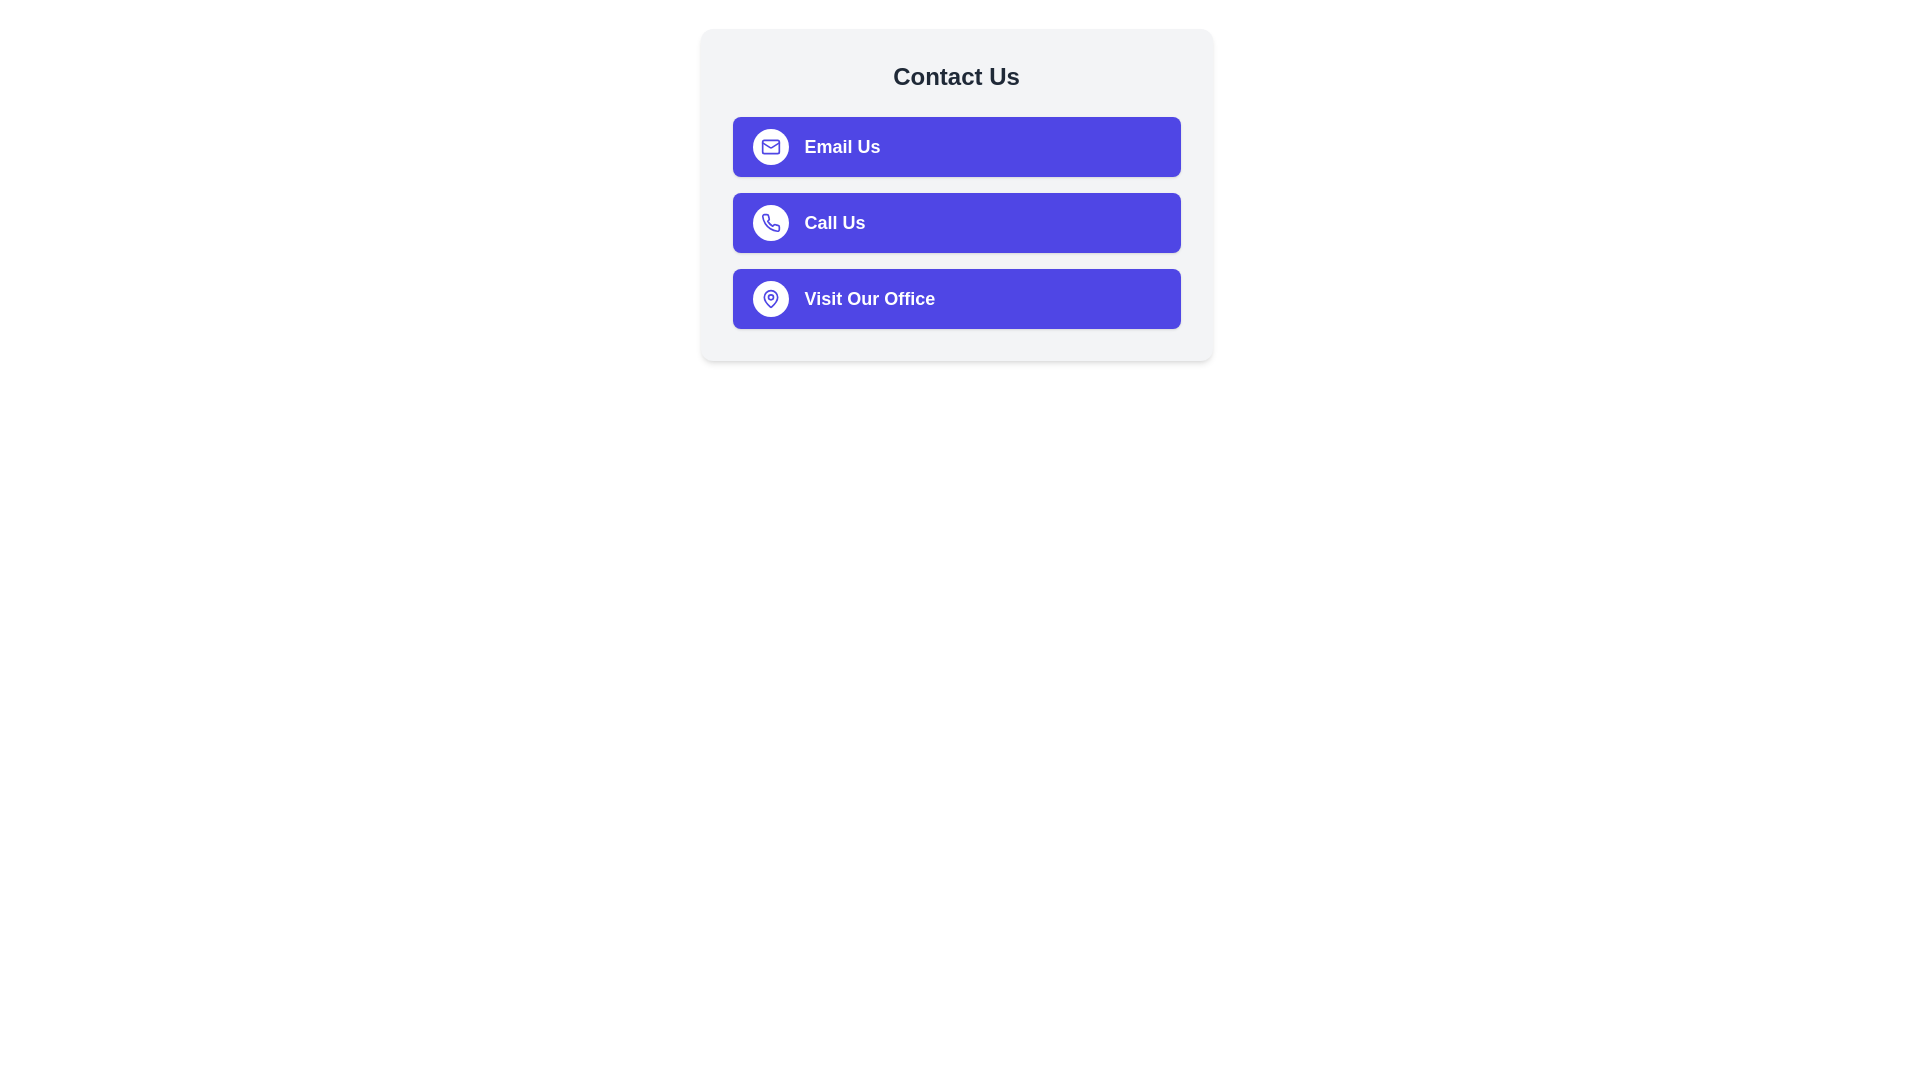  I want to click on the 'Email Us' label, so click(842, 145).